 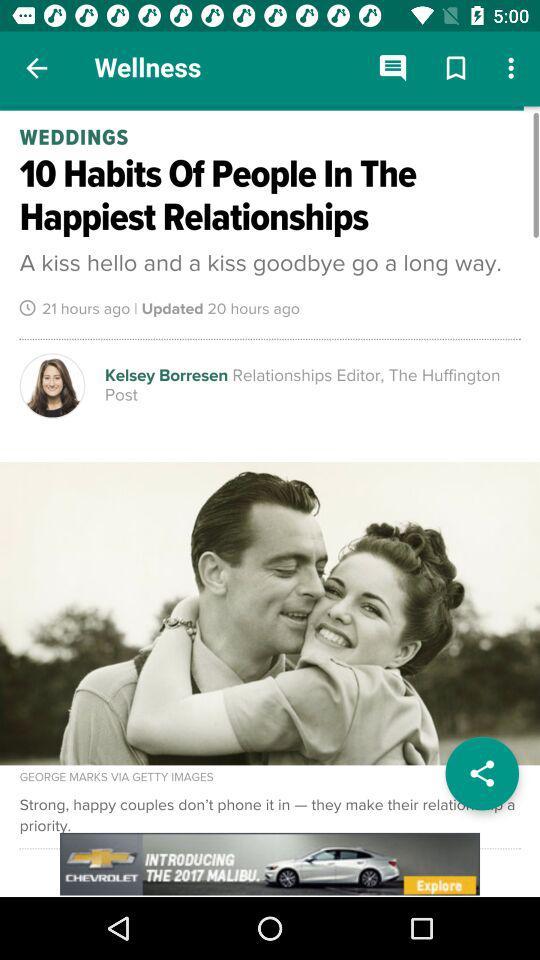 I want to click on the share icon, so click(x=481, y=772).